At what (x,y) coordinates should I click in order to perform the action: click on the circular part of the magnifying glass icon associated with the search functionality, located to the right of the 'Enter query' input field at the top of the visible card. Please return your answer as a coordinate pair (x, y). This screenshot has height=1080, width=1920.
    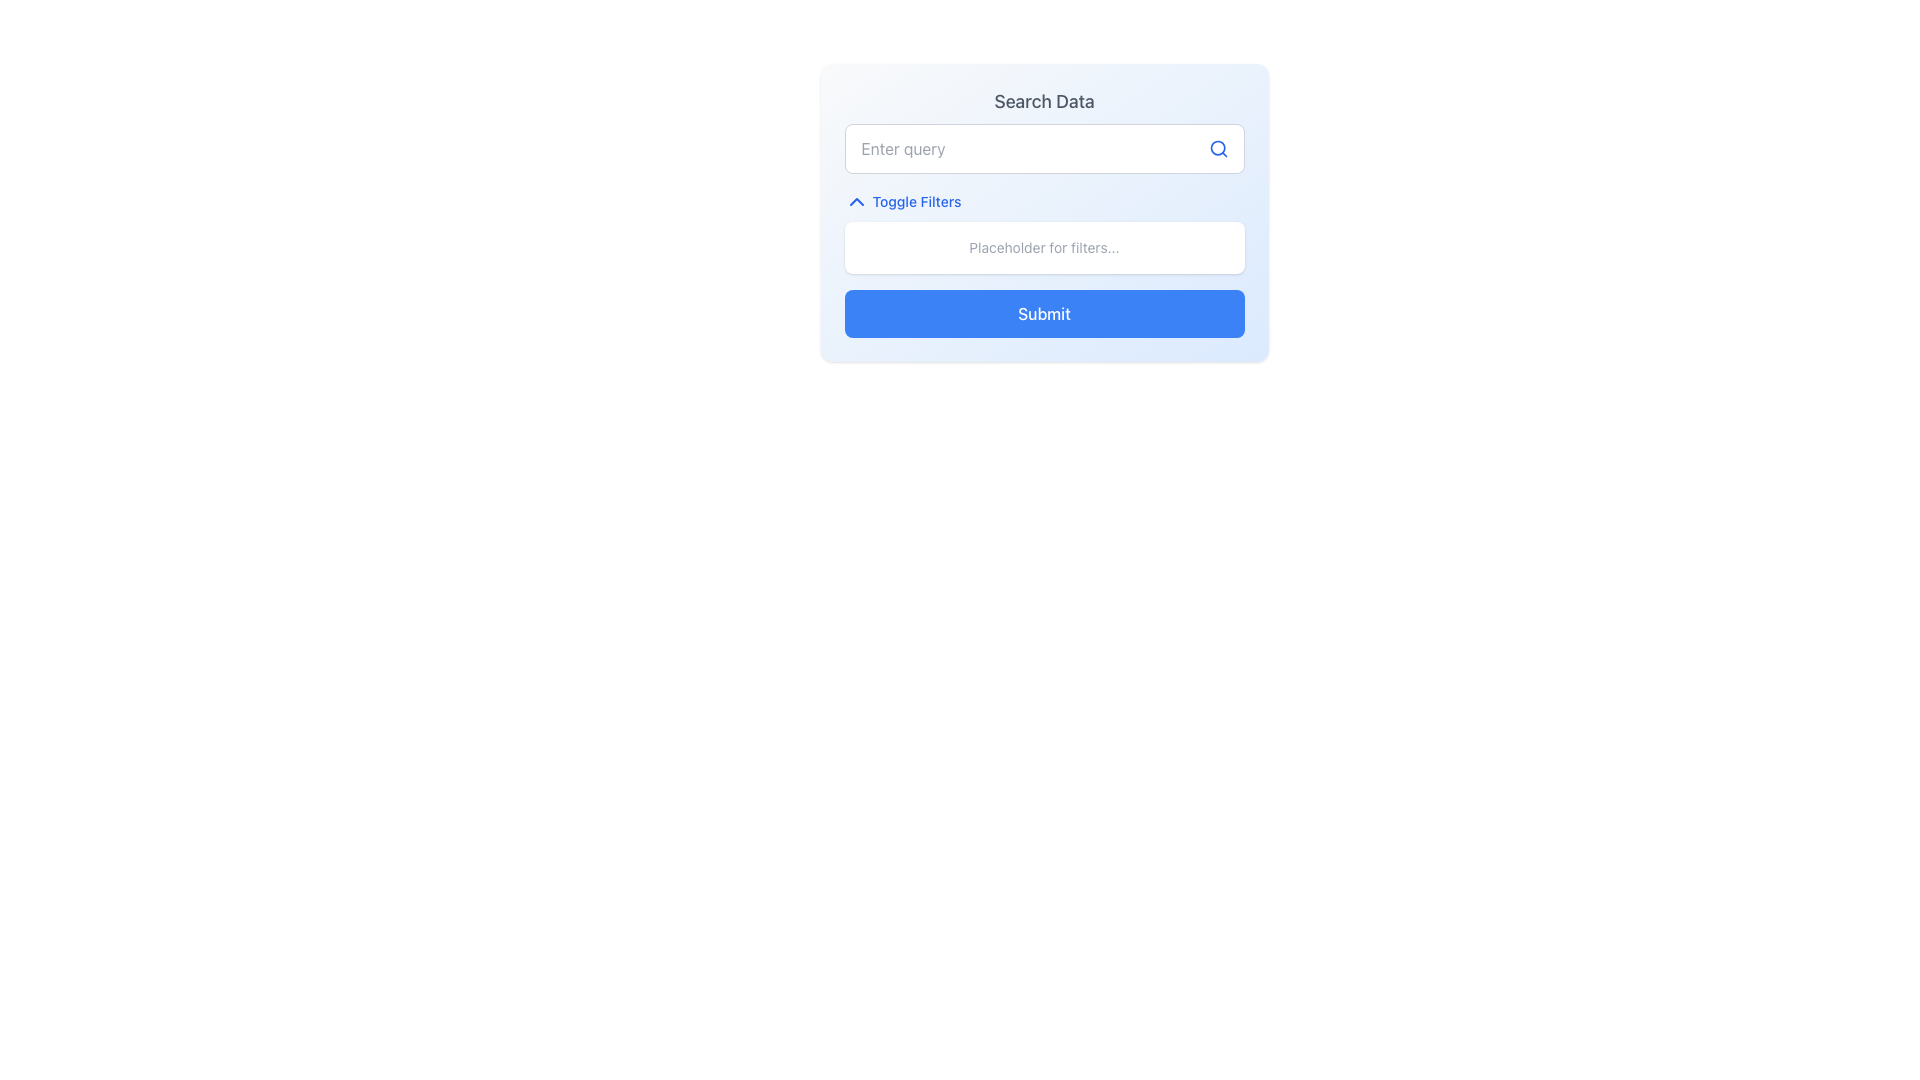
    Looking at the image, I should click on (1216, 147).